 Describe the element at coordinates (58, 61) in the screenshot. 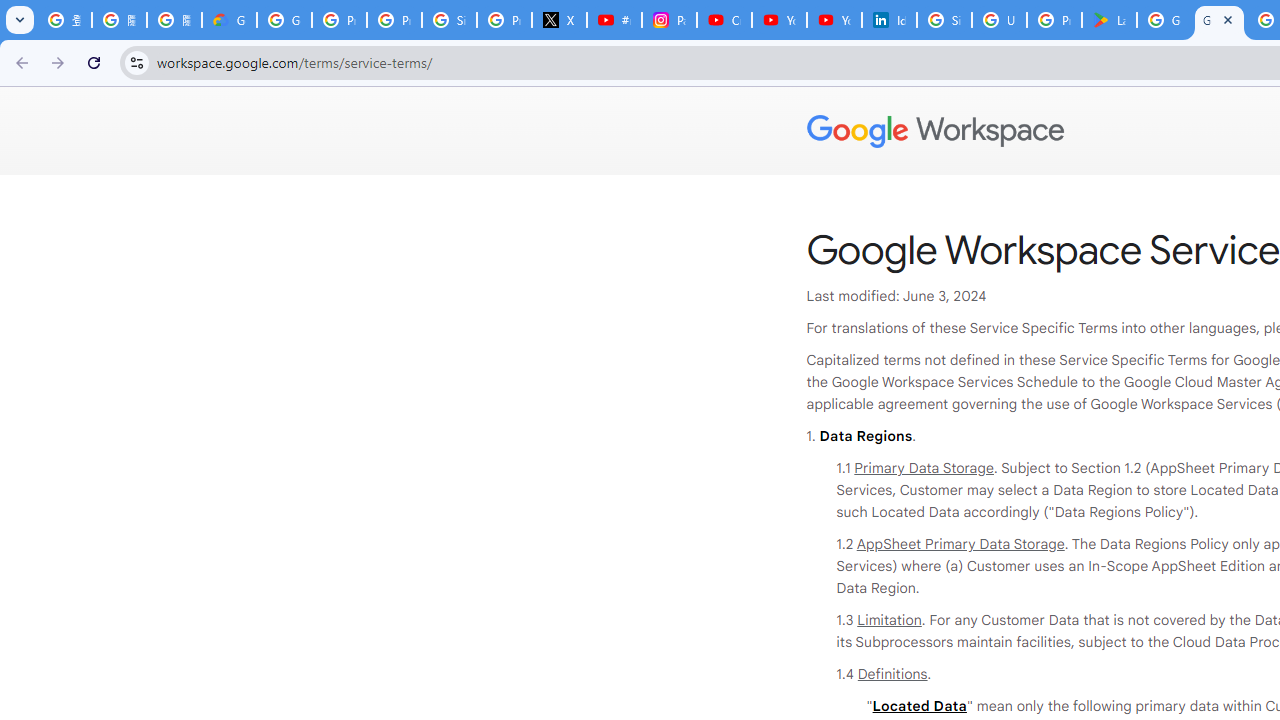

I see `'Forward'` at that location.